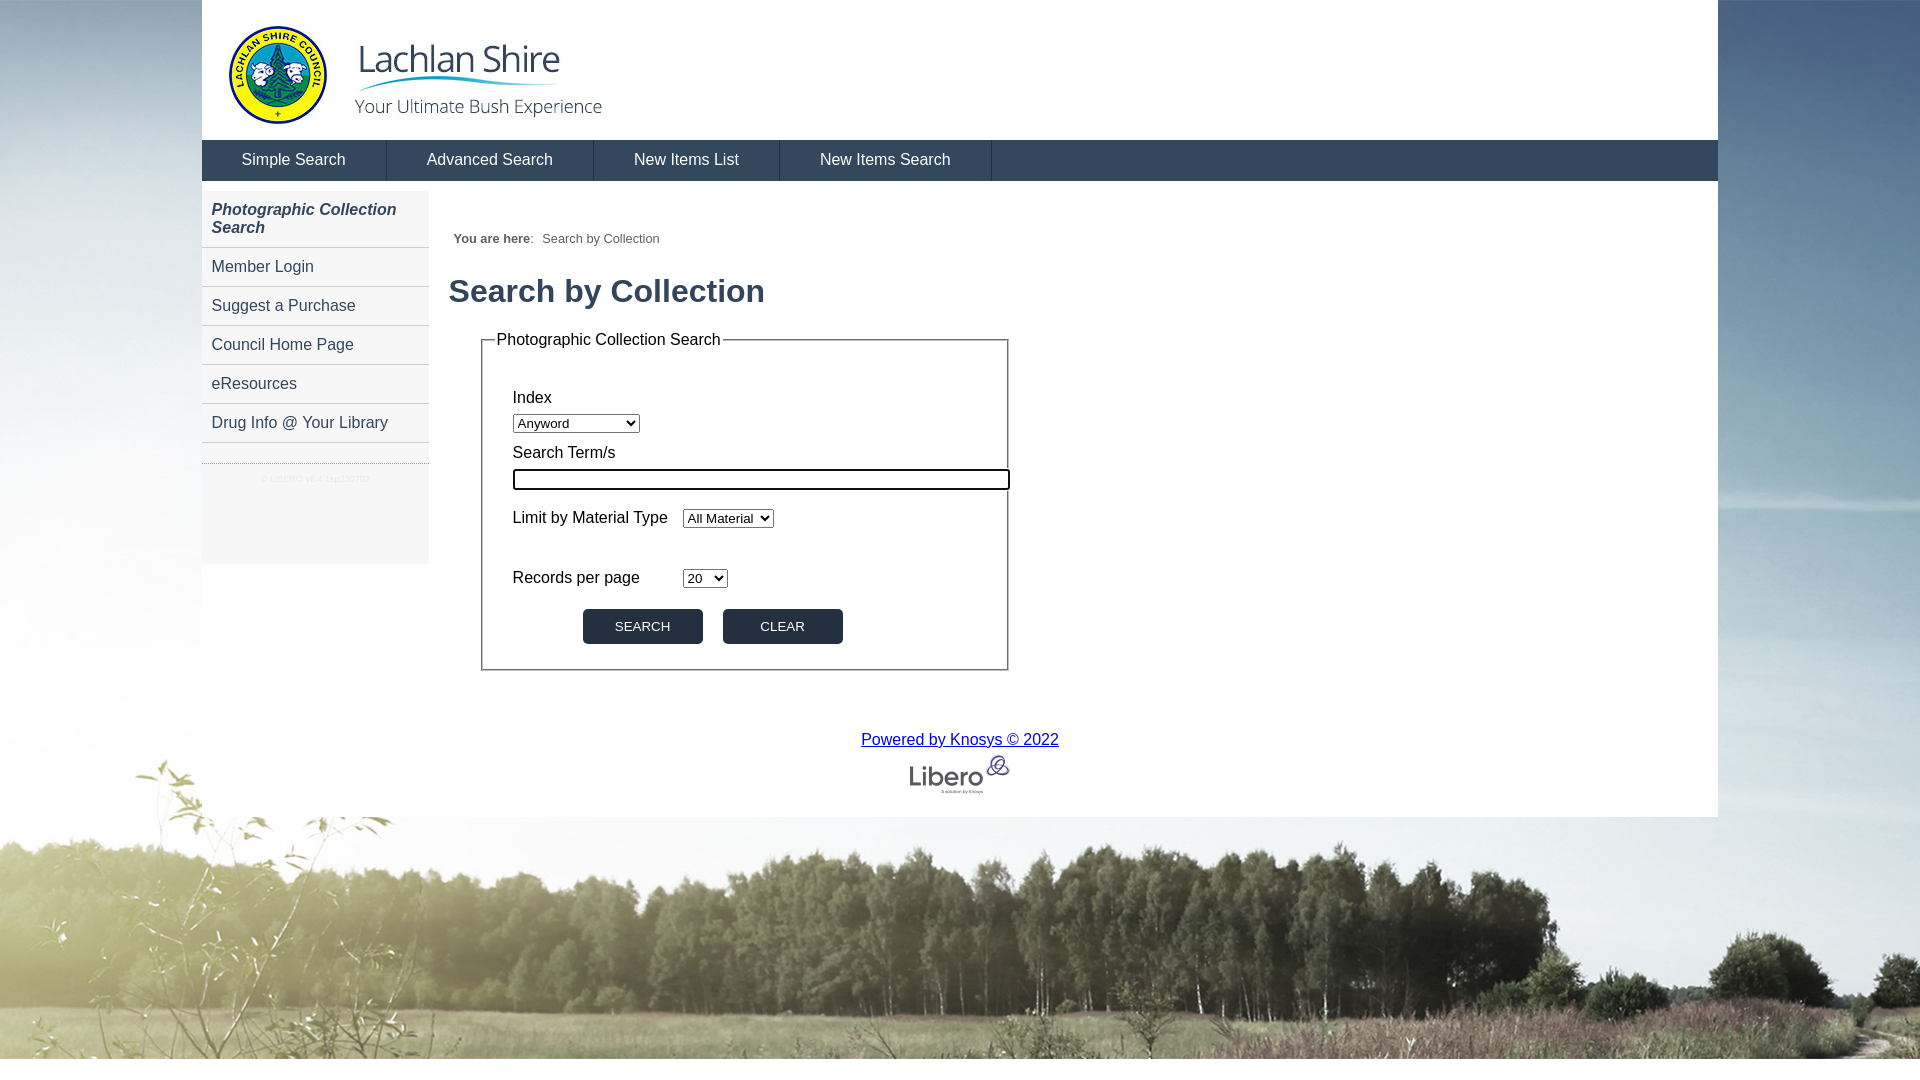 The image size is (1920, 1080). I want to click on 'New Items Search', so click(885, 160).